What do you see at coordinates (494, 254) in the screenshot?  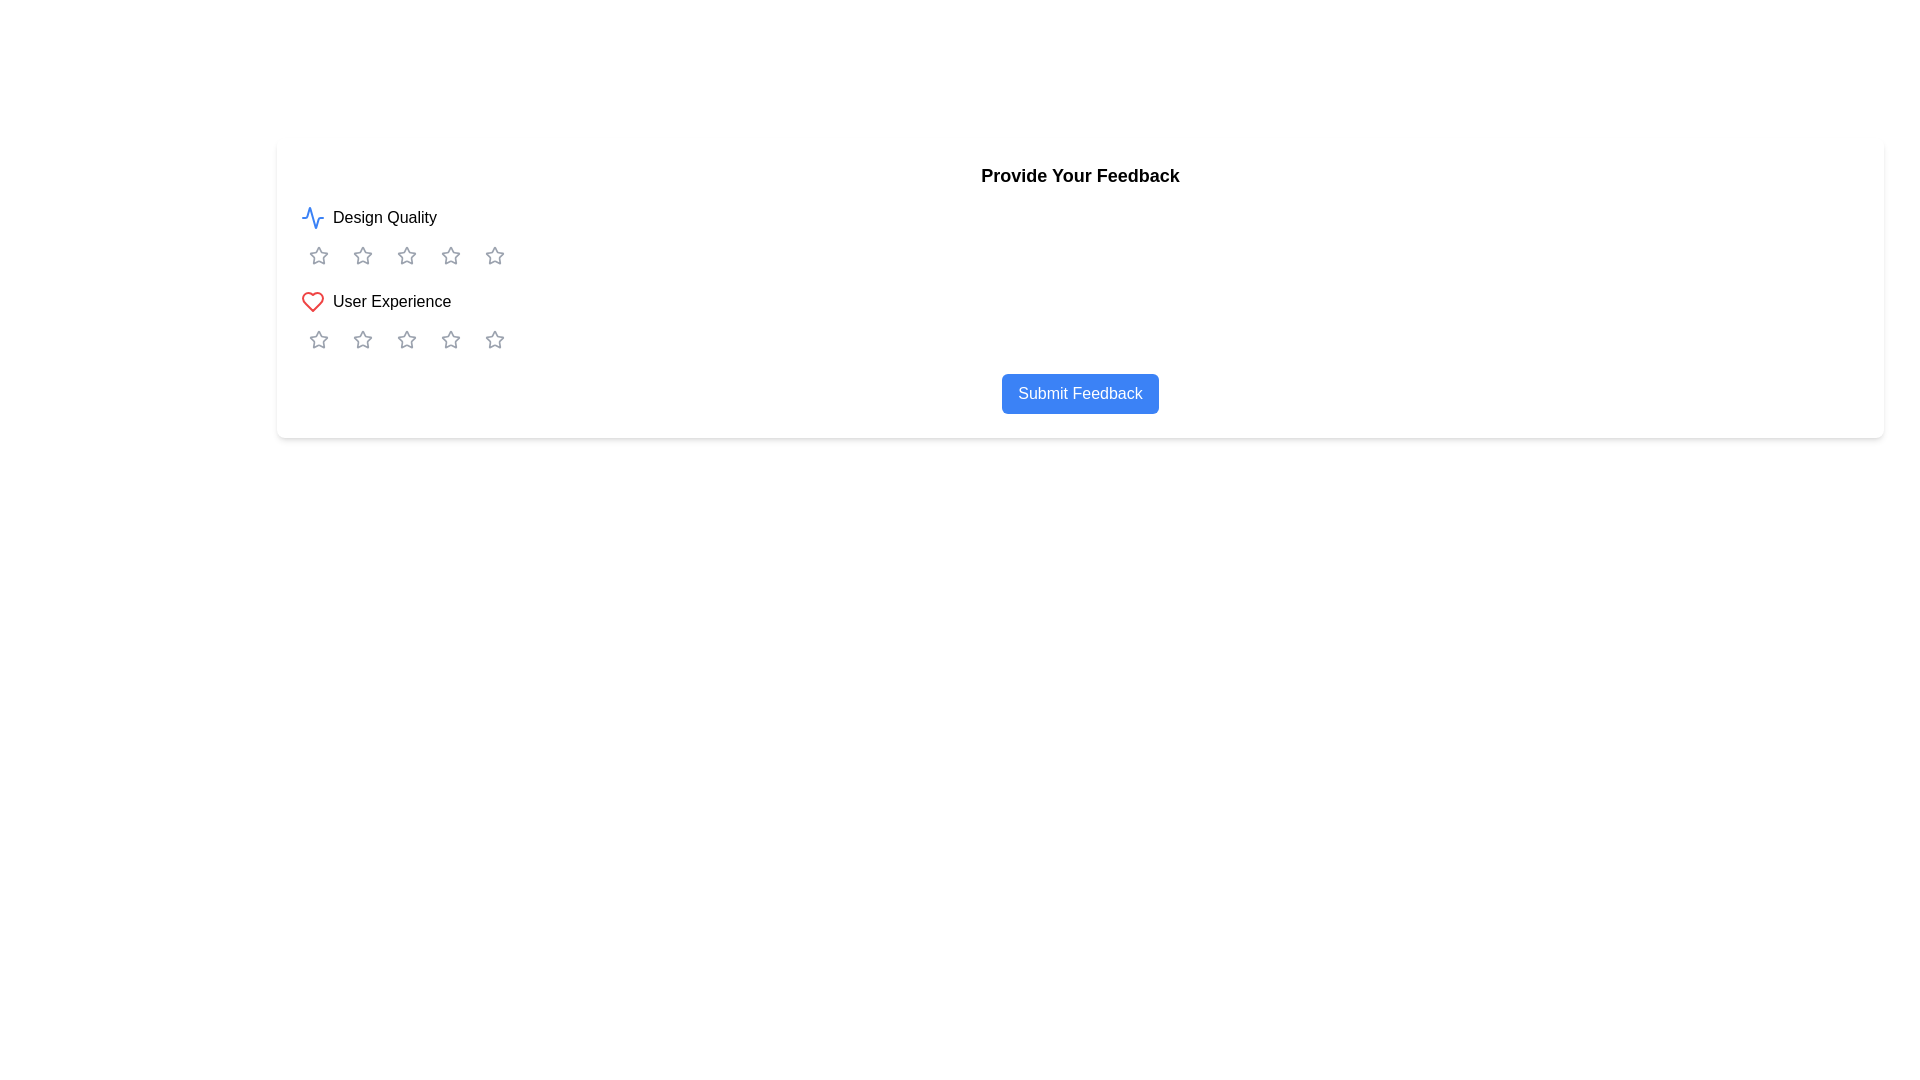 I see `the fifth star icon in the rating system for 'Design Quality'` at bounding box center [494, 254].